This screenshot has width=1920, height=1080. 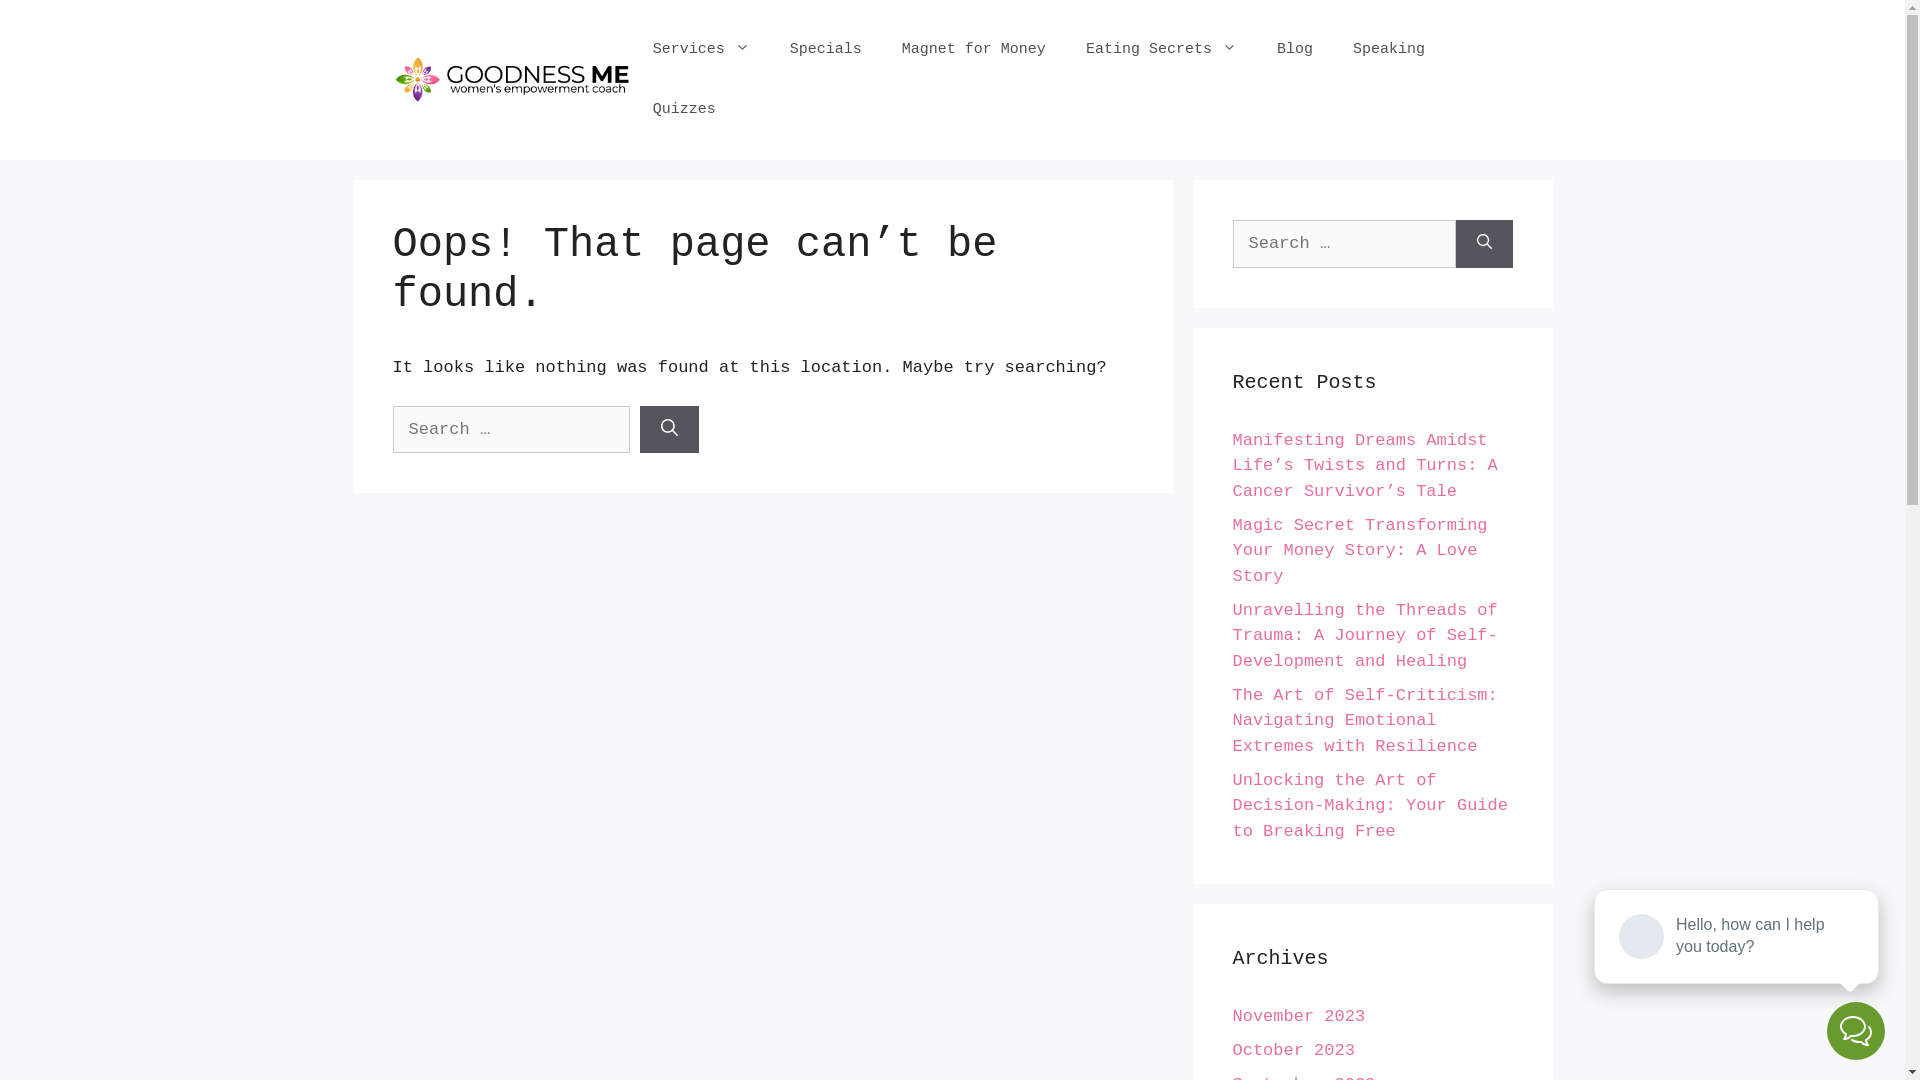 I want to click on 'Specials', so click(x=825, y=49).